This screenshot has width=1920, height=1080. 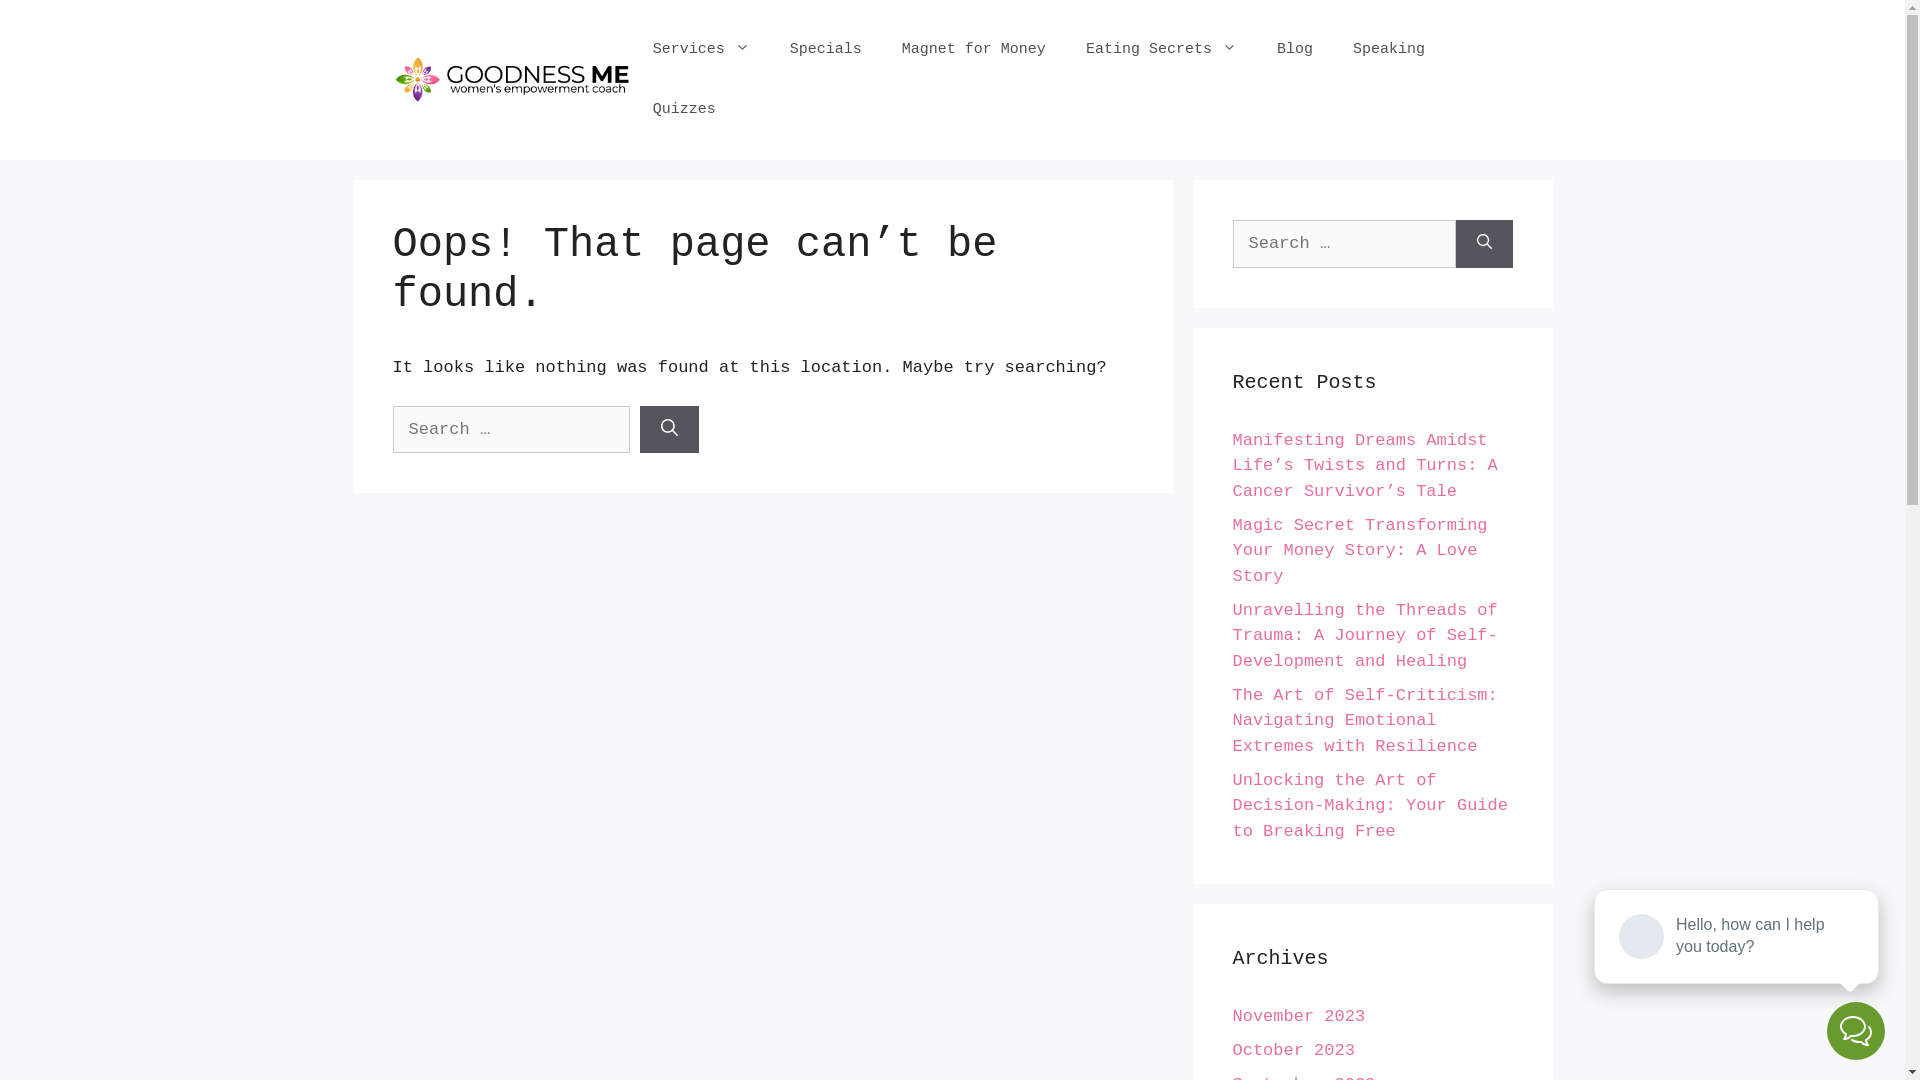 I want to click on 'Specials', so click(x=825, y=49).